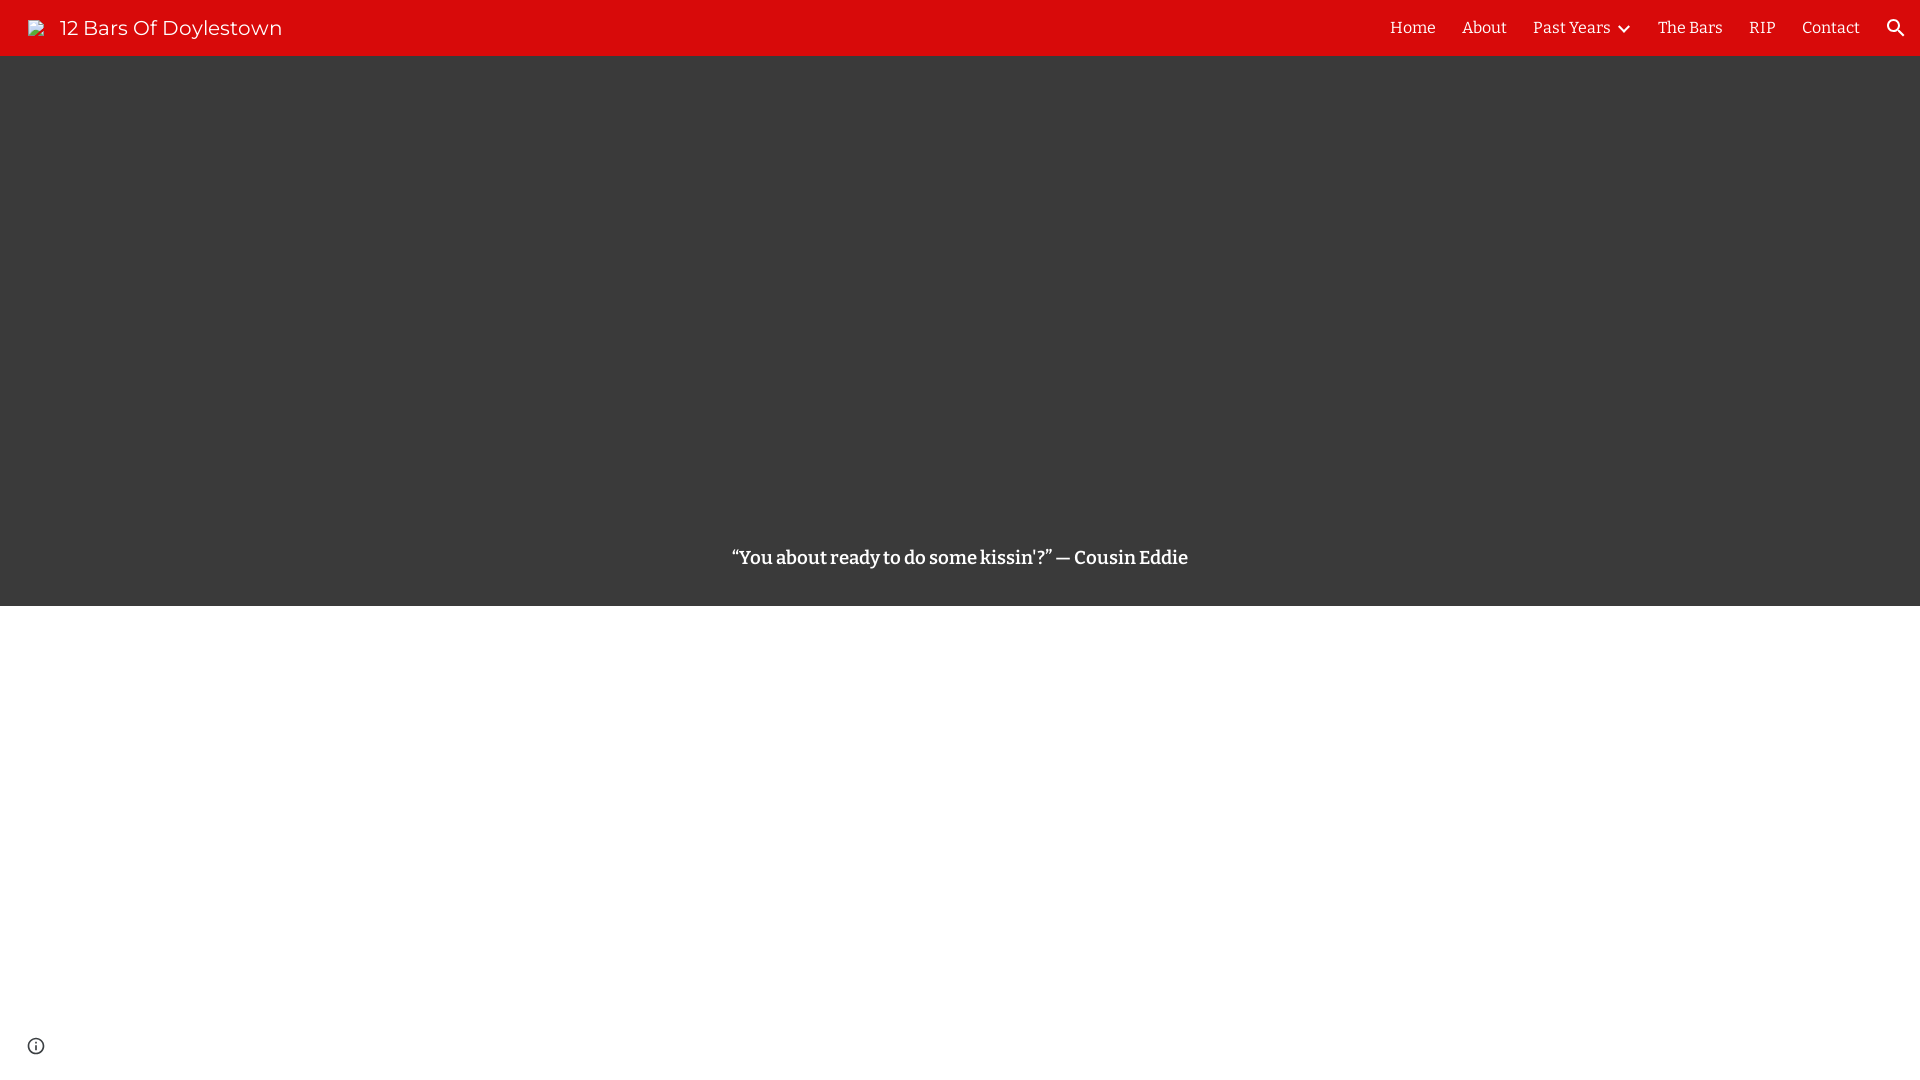 This screenshot has width=1920, height=1080. What do you see at coordinates (1689, 27) in the screenshot?
I see `'The Bars'` at bounding box center [1689, 27].